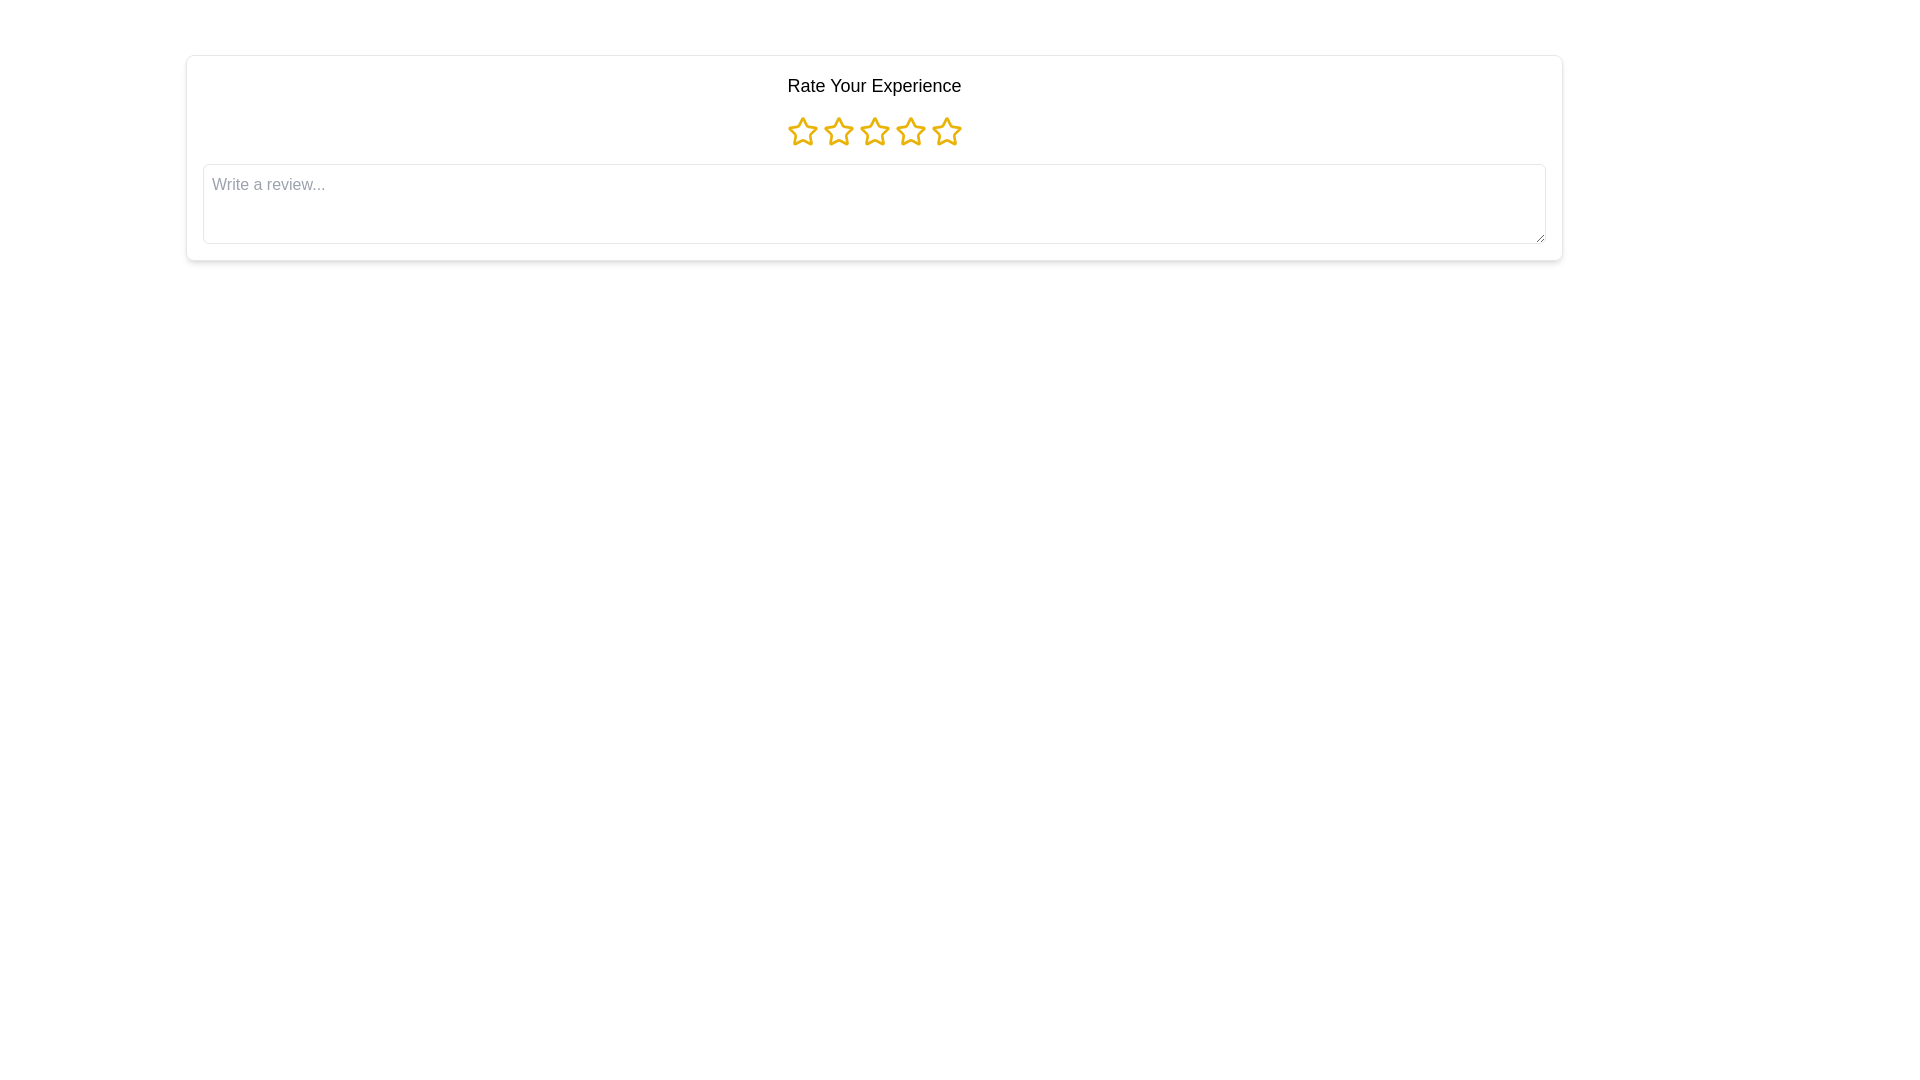  Describe the element at coordinates (909, 131) in the screenshot. I see `the fourth star-shaped icon in the rating section below the 'Rate Your Experience' label` at that location.